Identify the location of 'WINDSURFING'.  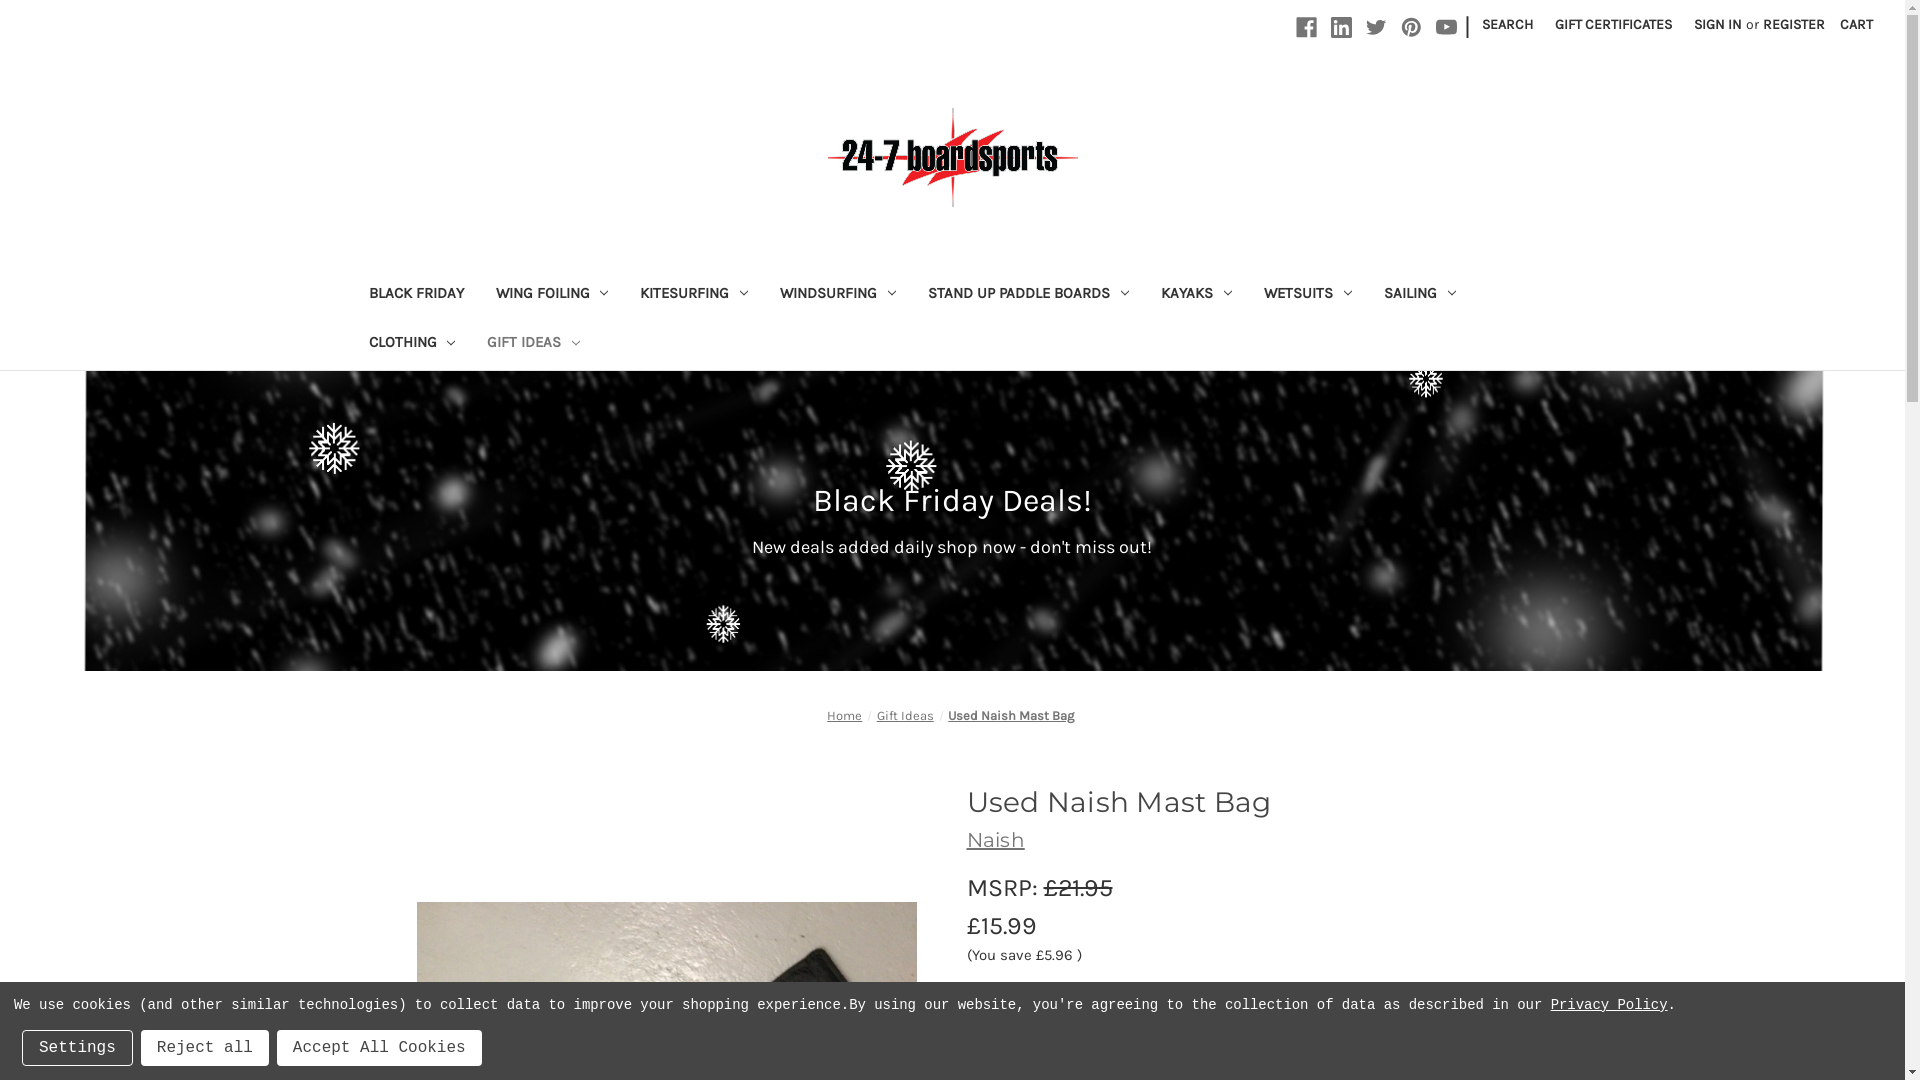
(762, 295).